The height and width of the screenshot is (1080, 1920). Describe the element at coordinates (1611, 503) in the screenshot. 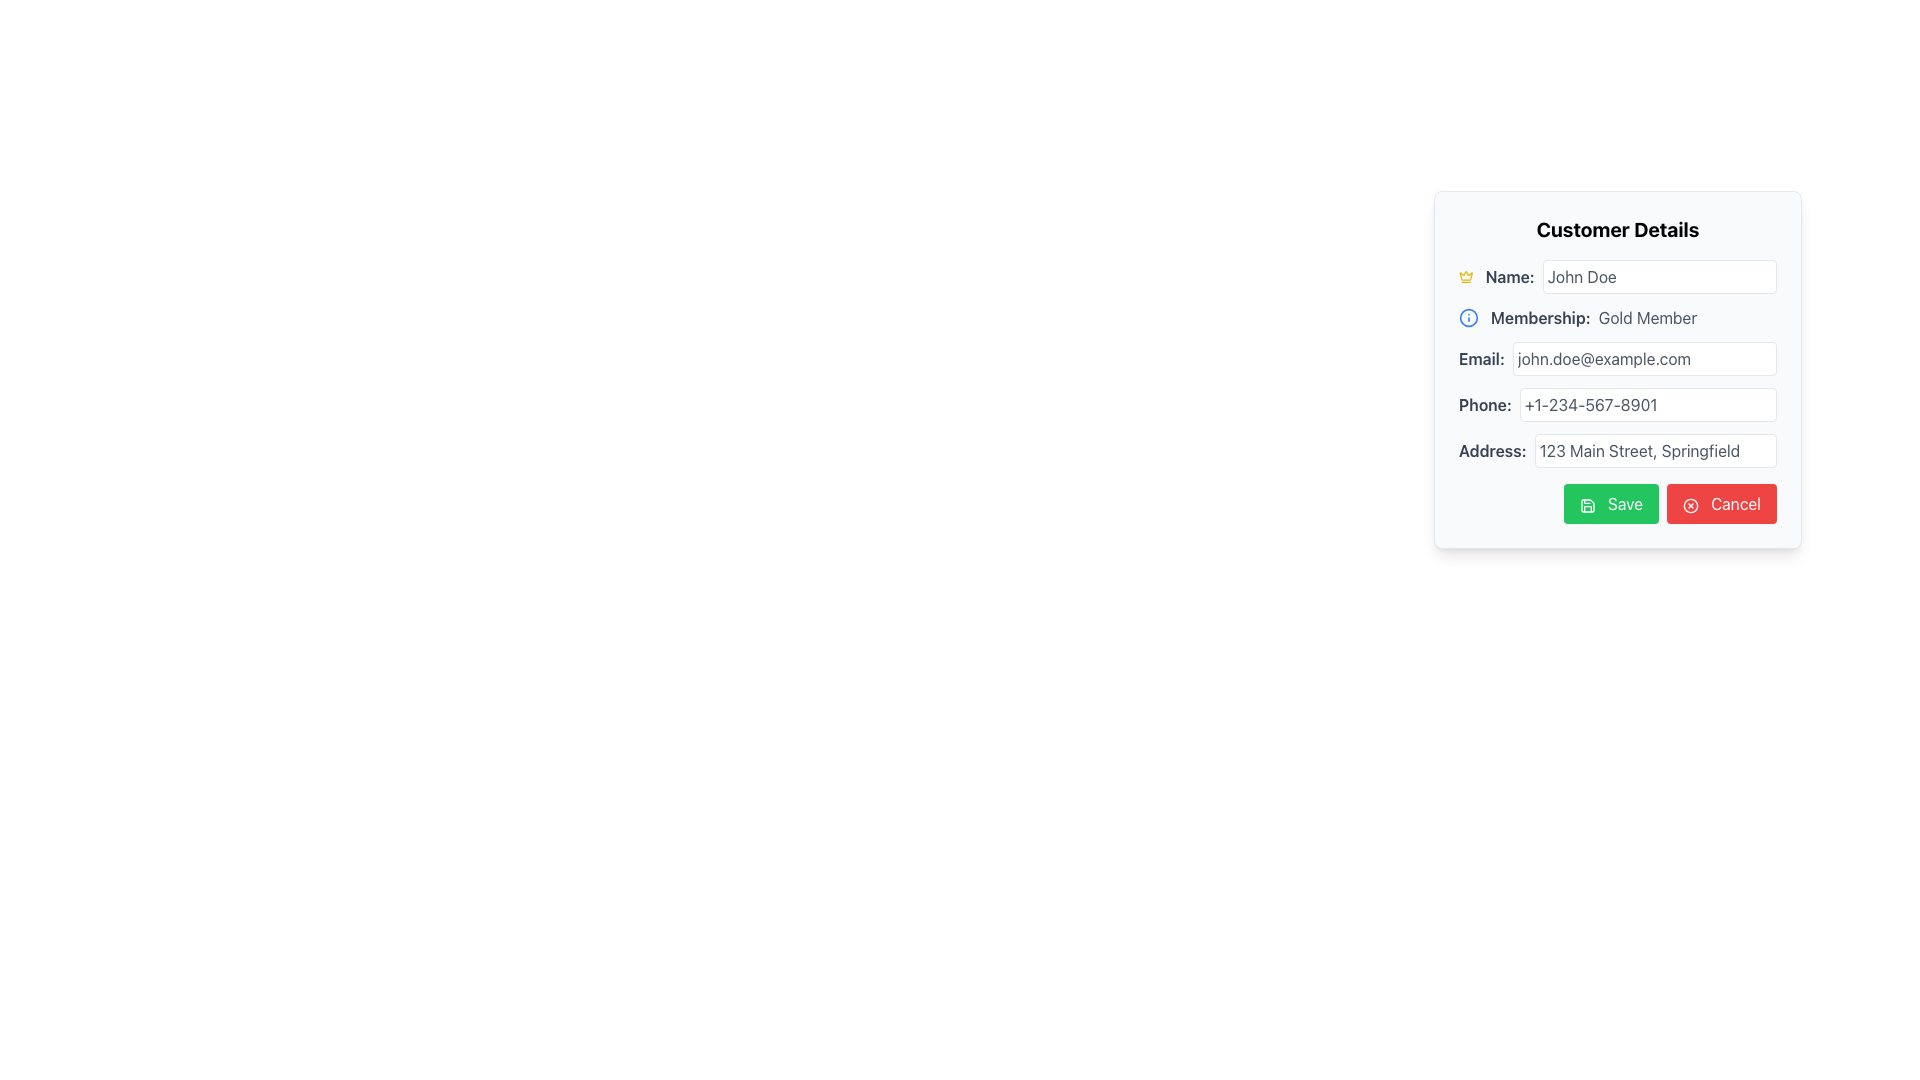

I see `the 'Save' button, which is a rectangular button with a green background and white text, located at the bottom-right of the 'Customer Details' form` at that location.